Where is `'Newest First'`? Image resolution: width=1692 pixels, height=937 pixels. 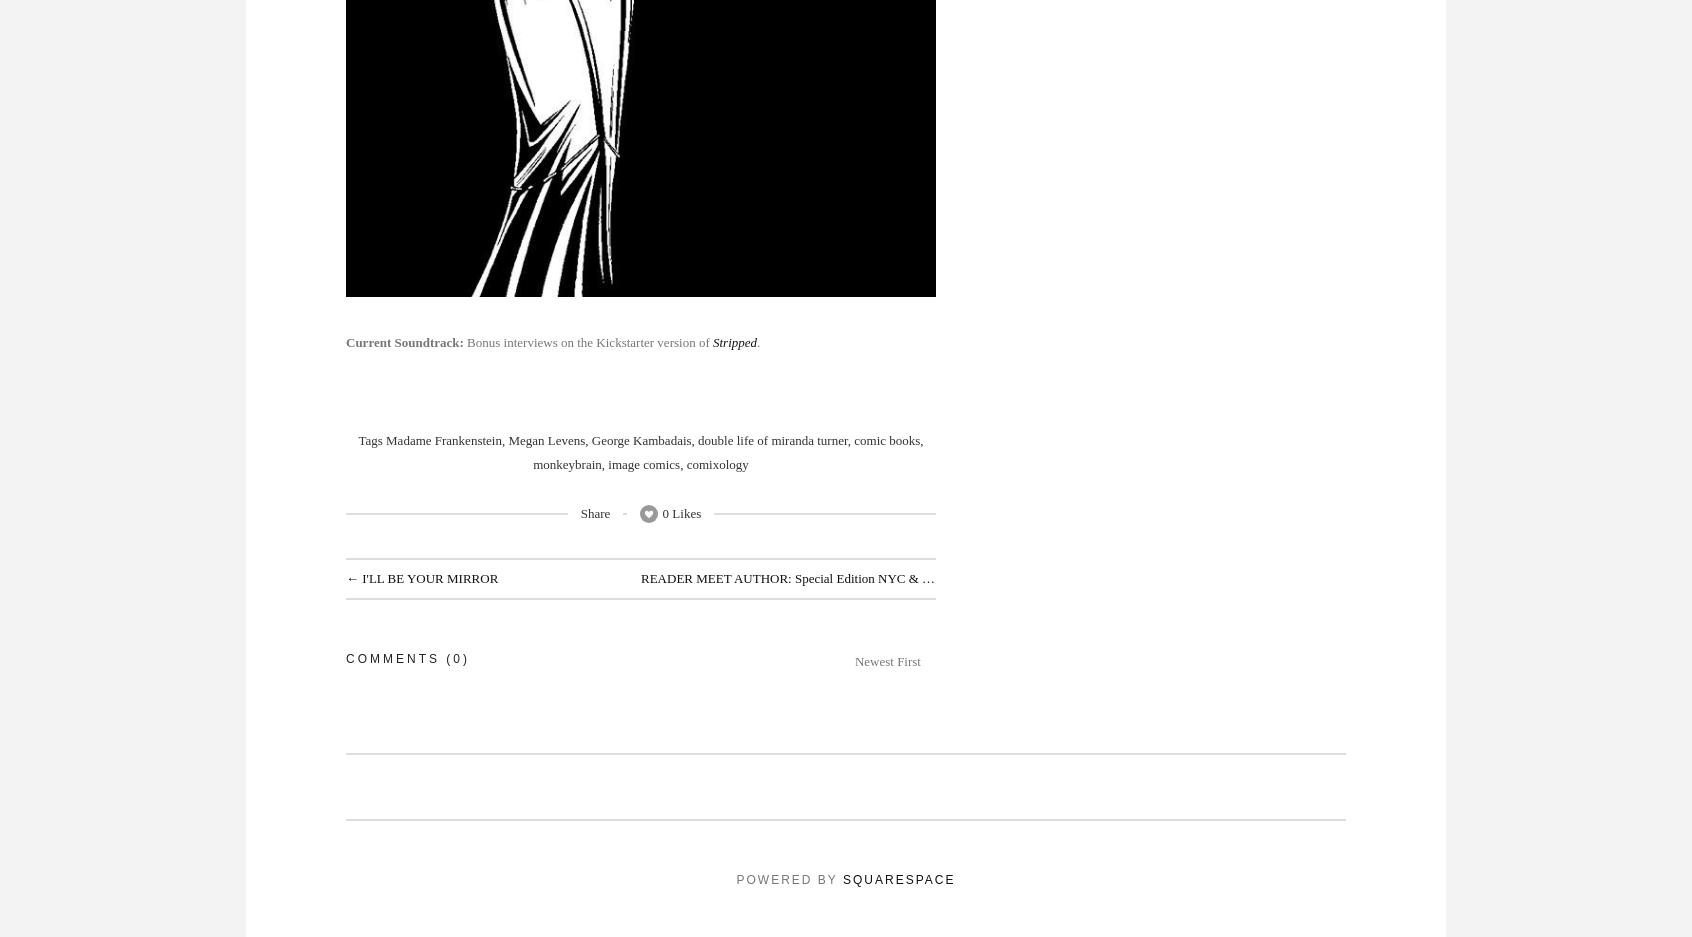 'Newest First' is located at coordinates (852, 660).